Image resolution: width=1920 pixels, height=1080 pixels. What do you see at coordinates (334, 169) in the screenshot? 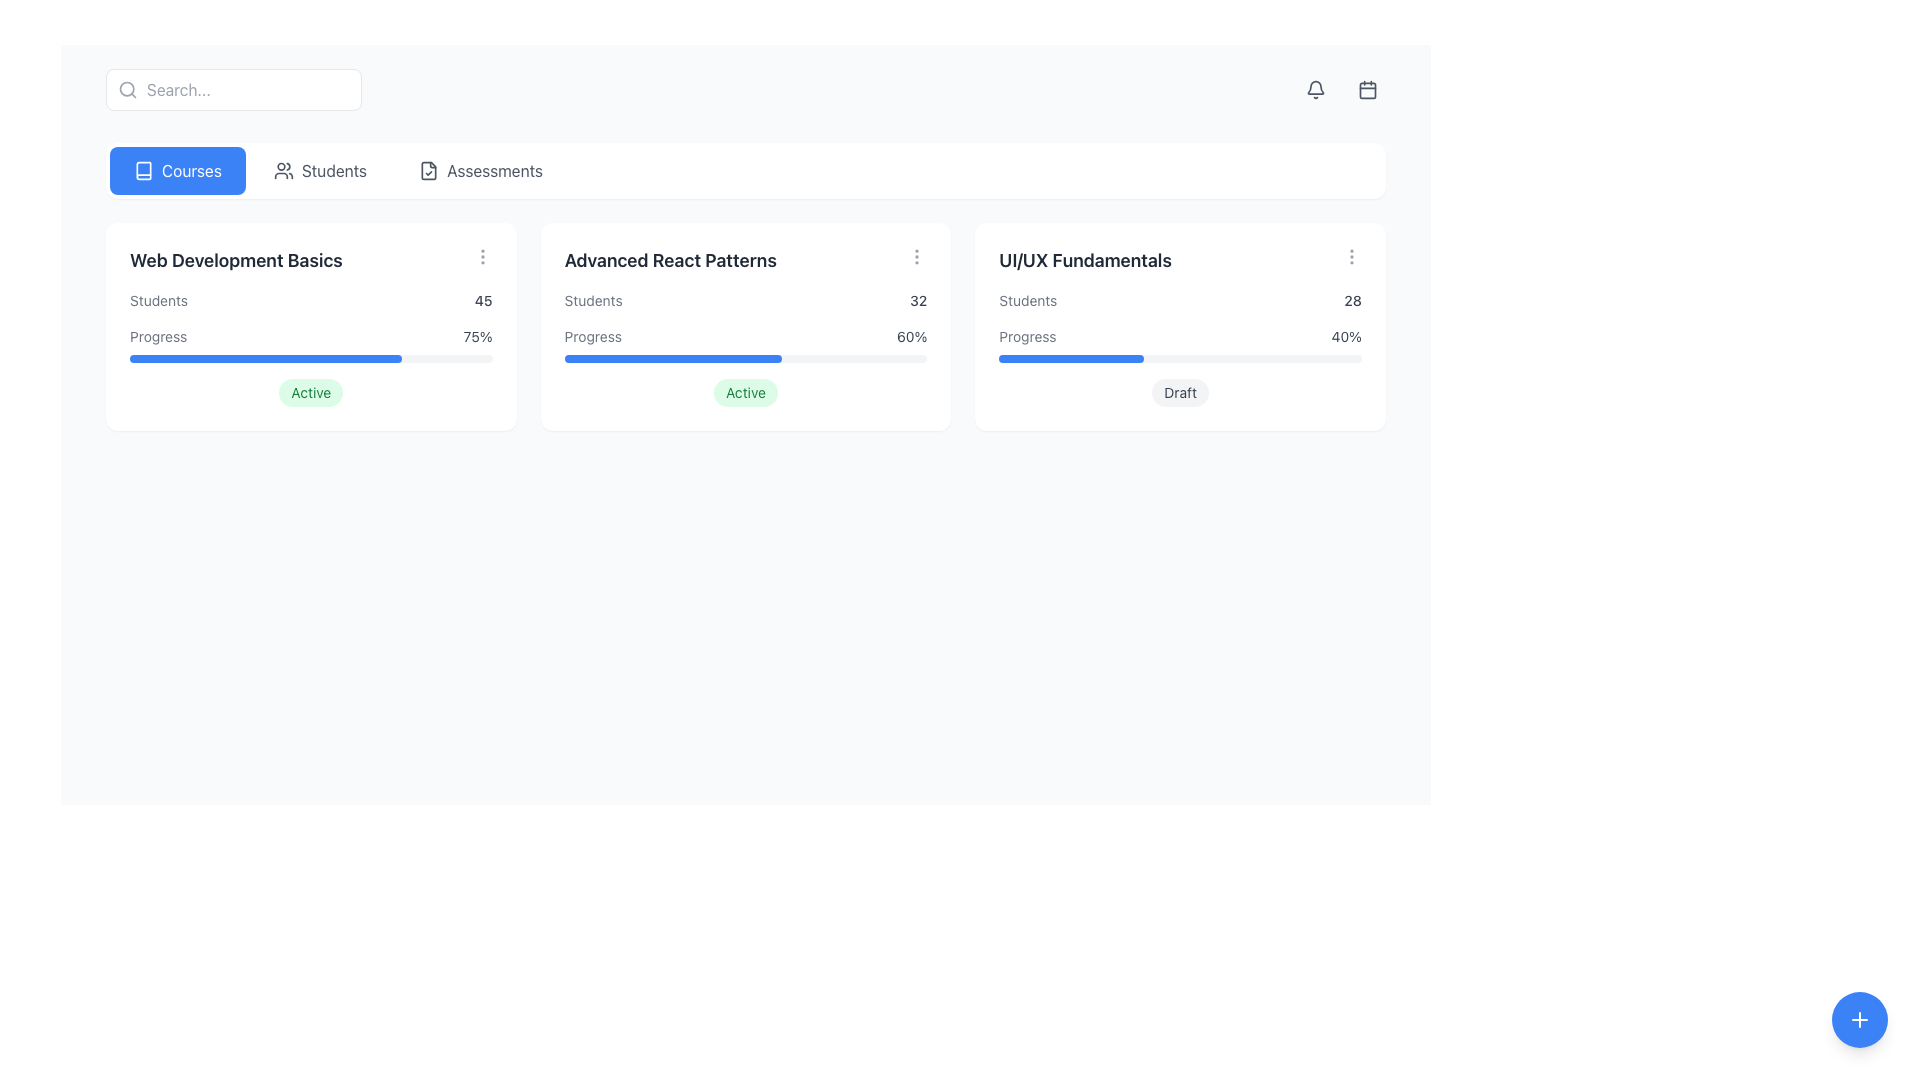
I see `the 'Students' text label located in the header navigation bar` at bounding box center [334, 169].